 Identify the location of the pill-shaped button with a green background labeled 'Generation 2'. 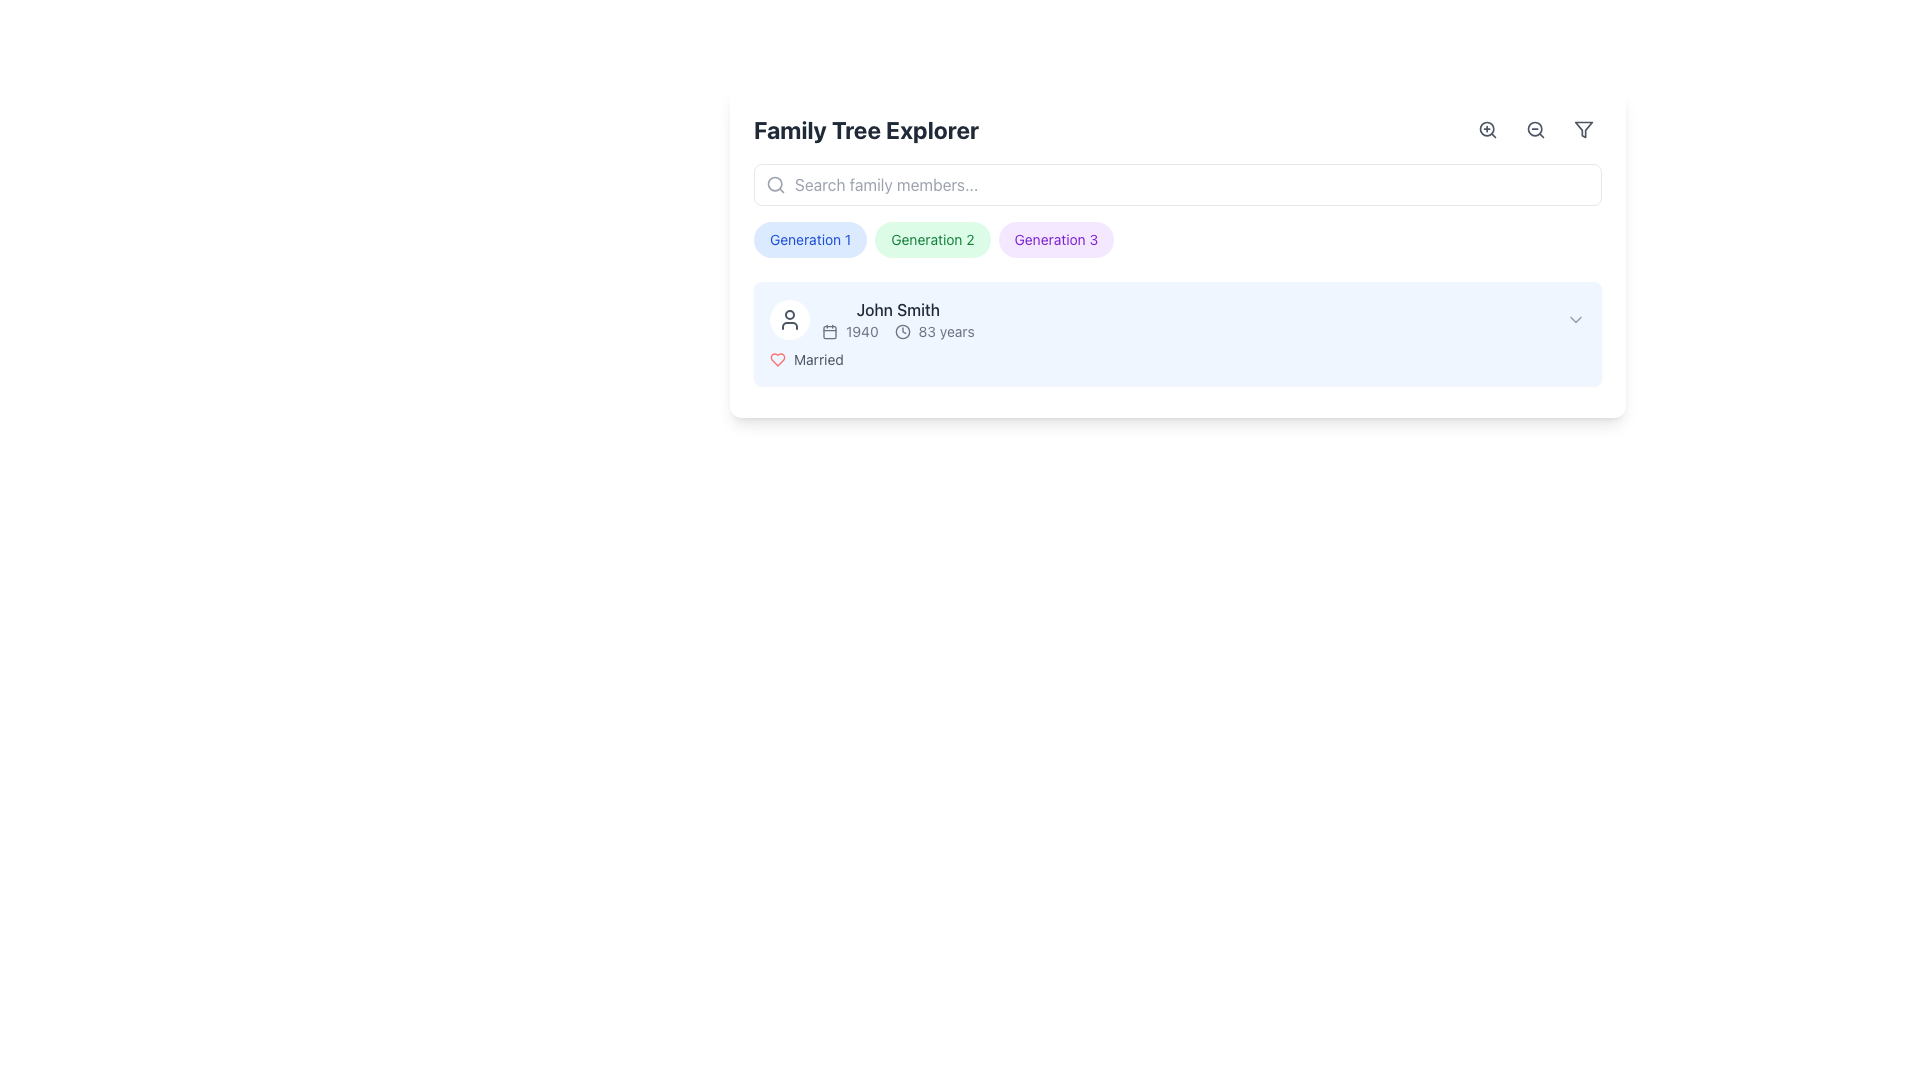
(931, 238).